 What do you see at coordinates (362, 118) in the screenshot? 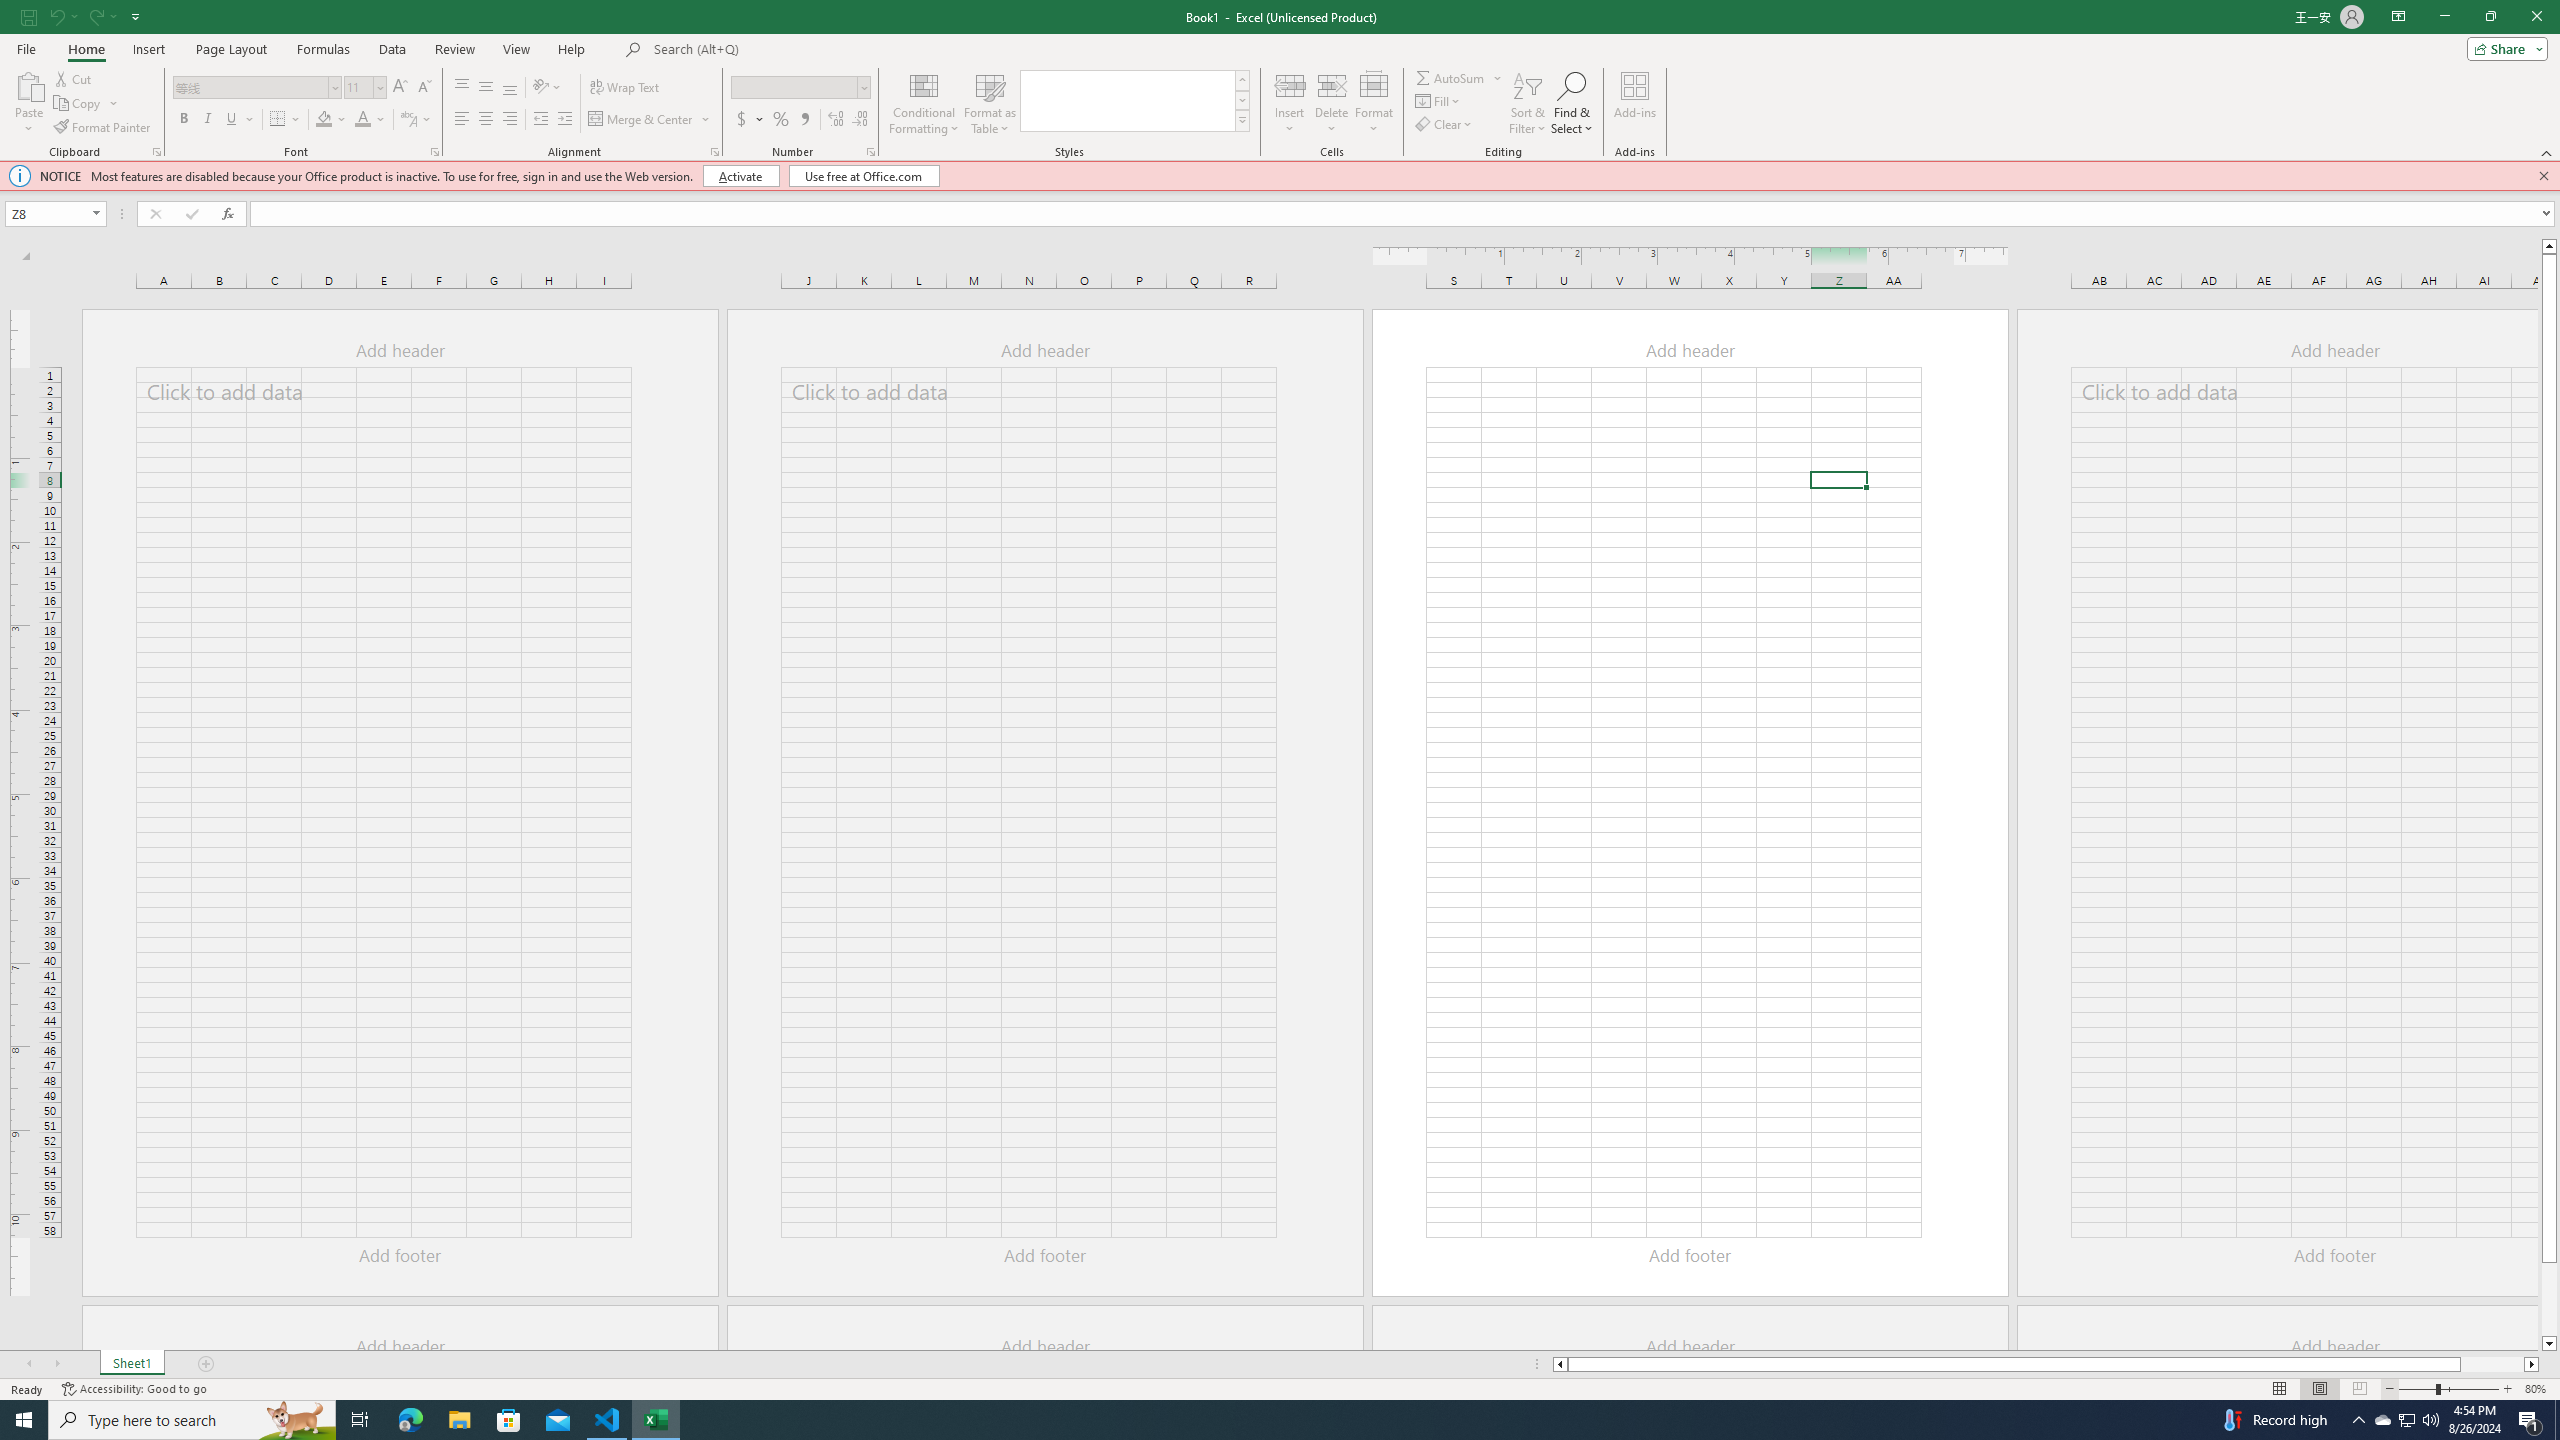
I see `'Font Color'` at bounding box center [362, 118].